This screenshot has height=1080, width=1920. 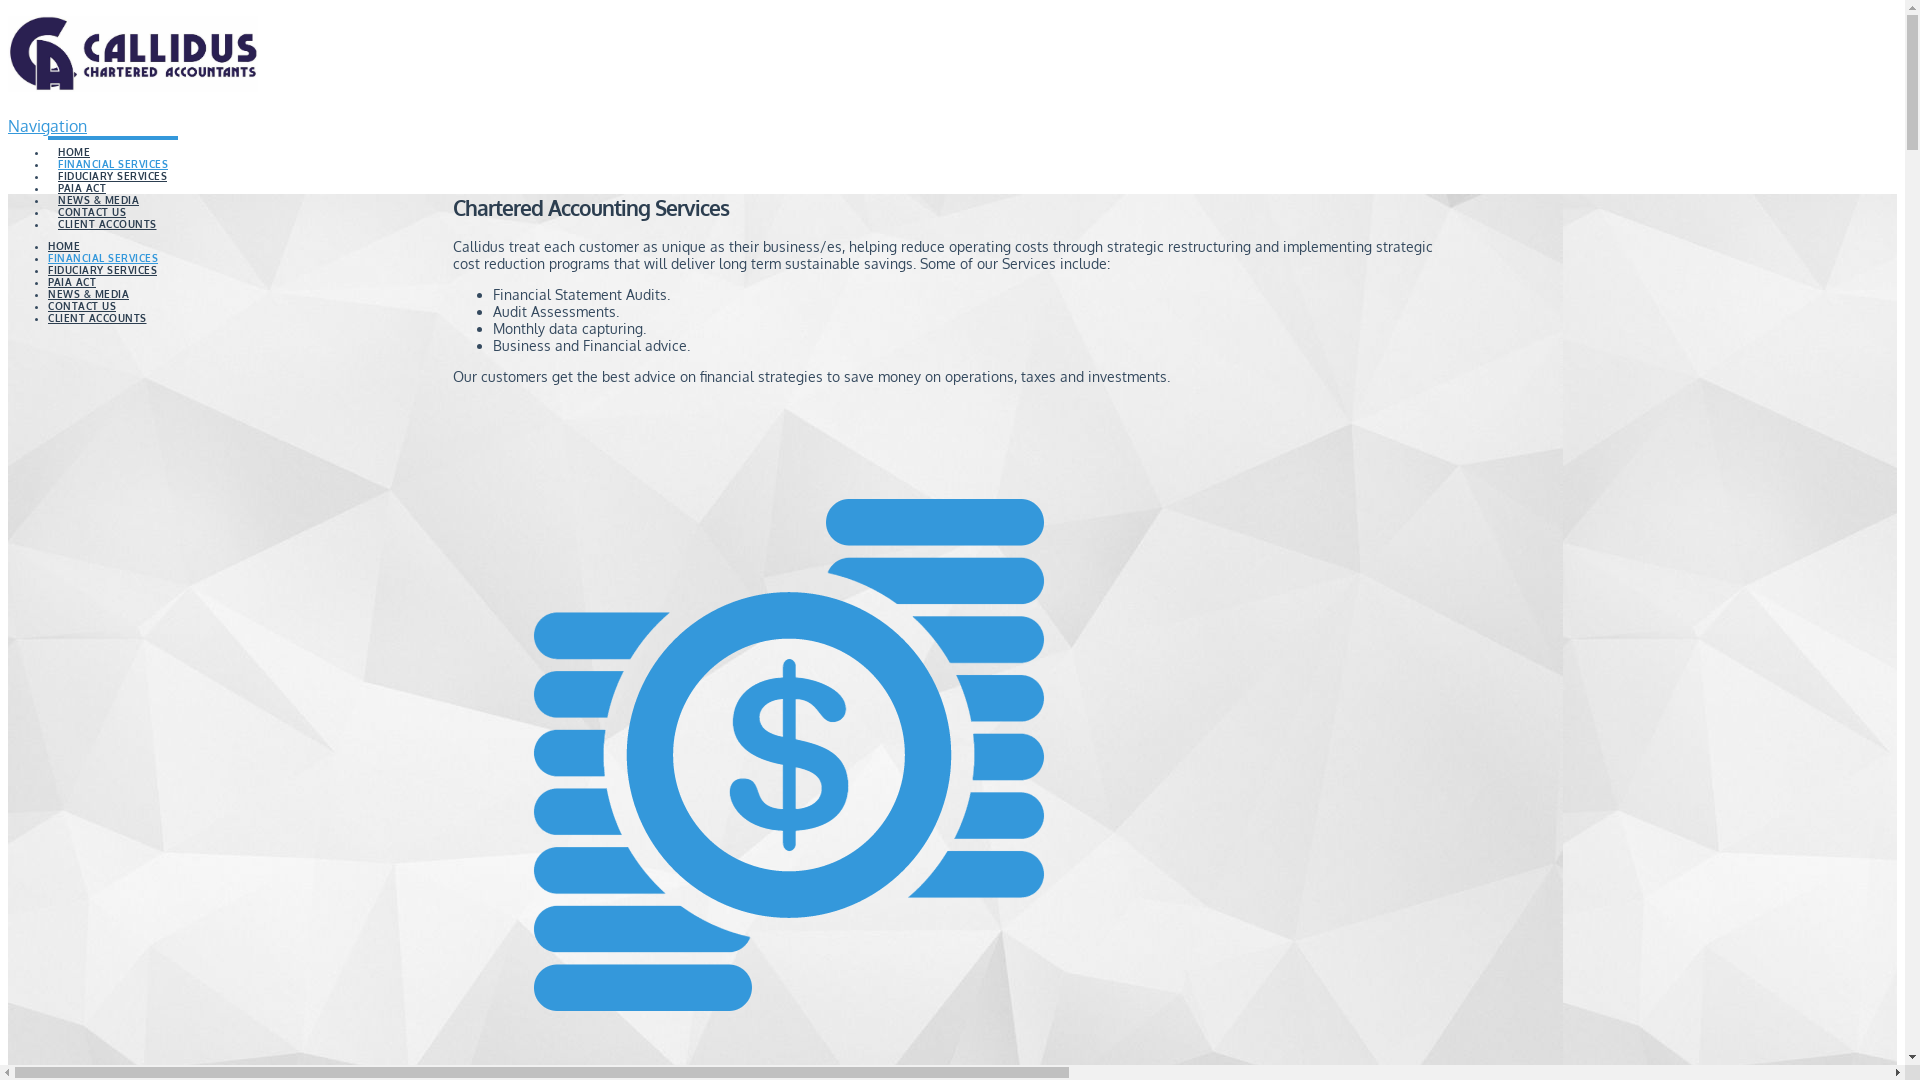 What do you see at coordinates (87, 293) in the screenshot?
I see `'NEWS & MEDIA'` at bounding box center [87, 293].